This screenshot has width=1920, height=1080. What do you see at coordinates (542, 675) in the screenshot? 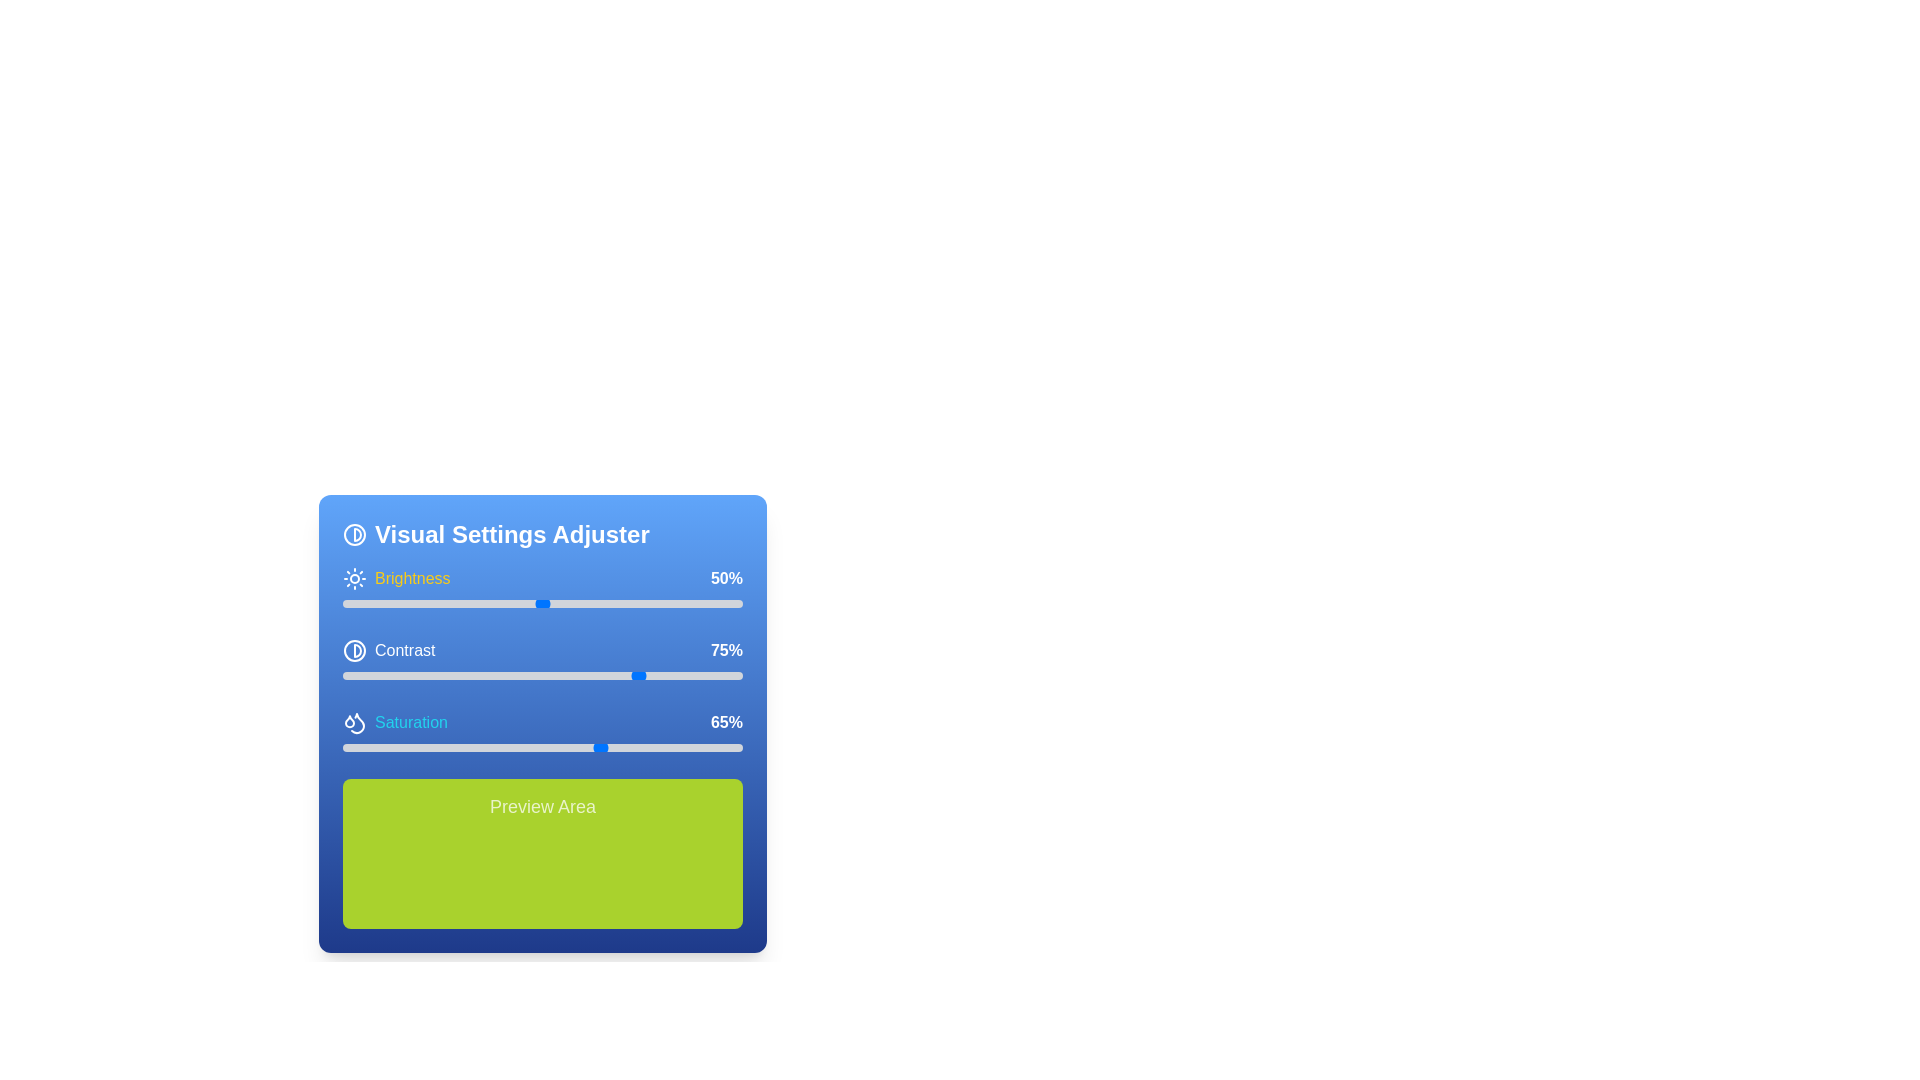
I see `the contrast value` at bounding box center [542, 675].